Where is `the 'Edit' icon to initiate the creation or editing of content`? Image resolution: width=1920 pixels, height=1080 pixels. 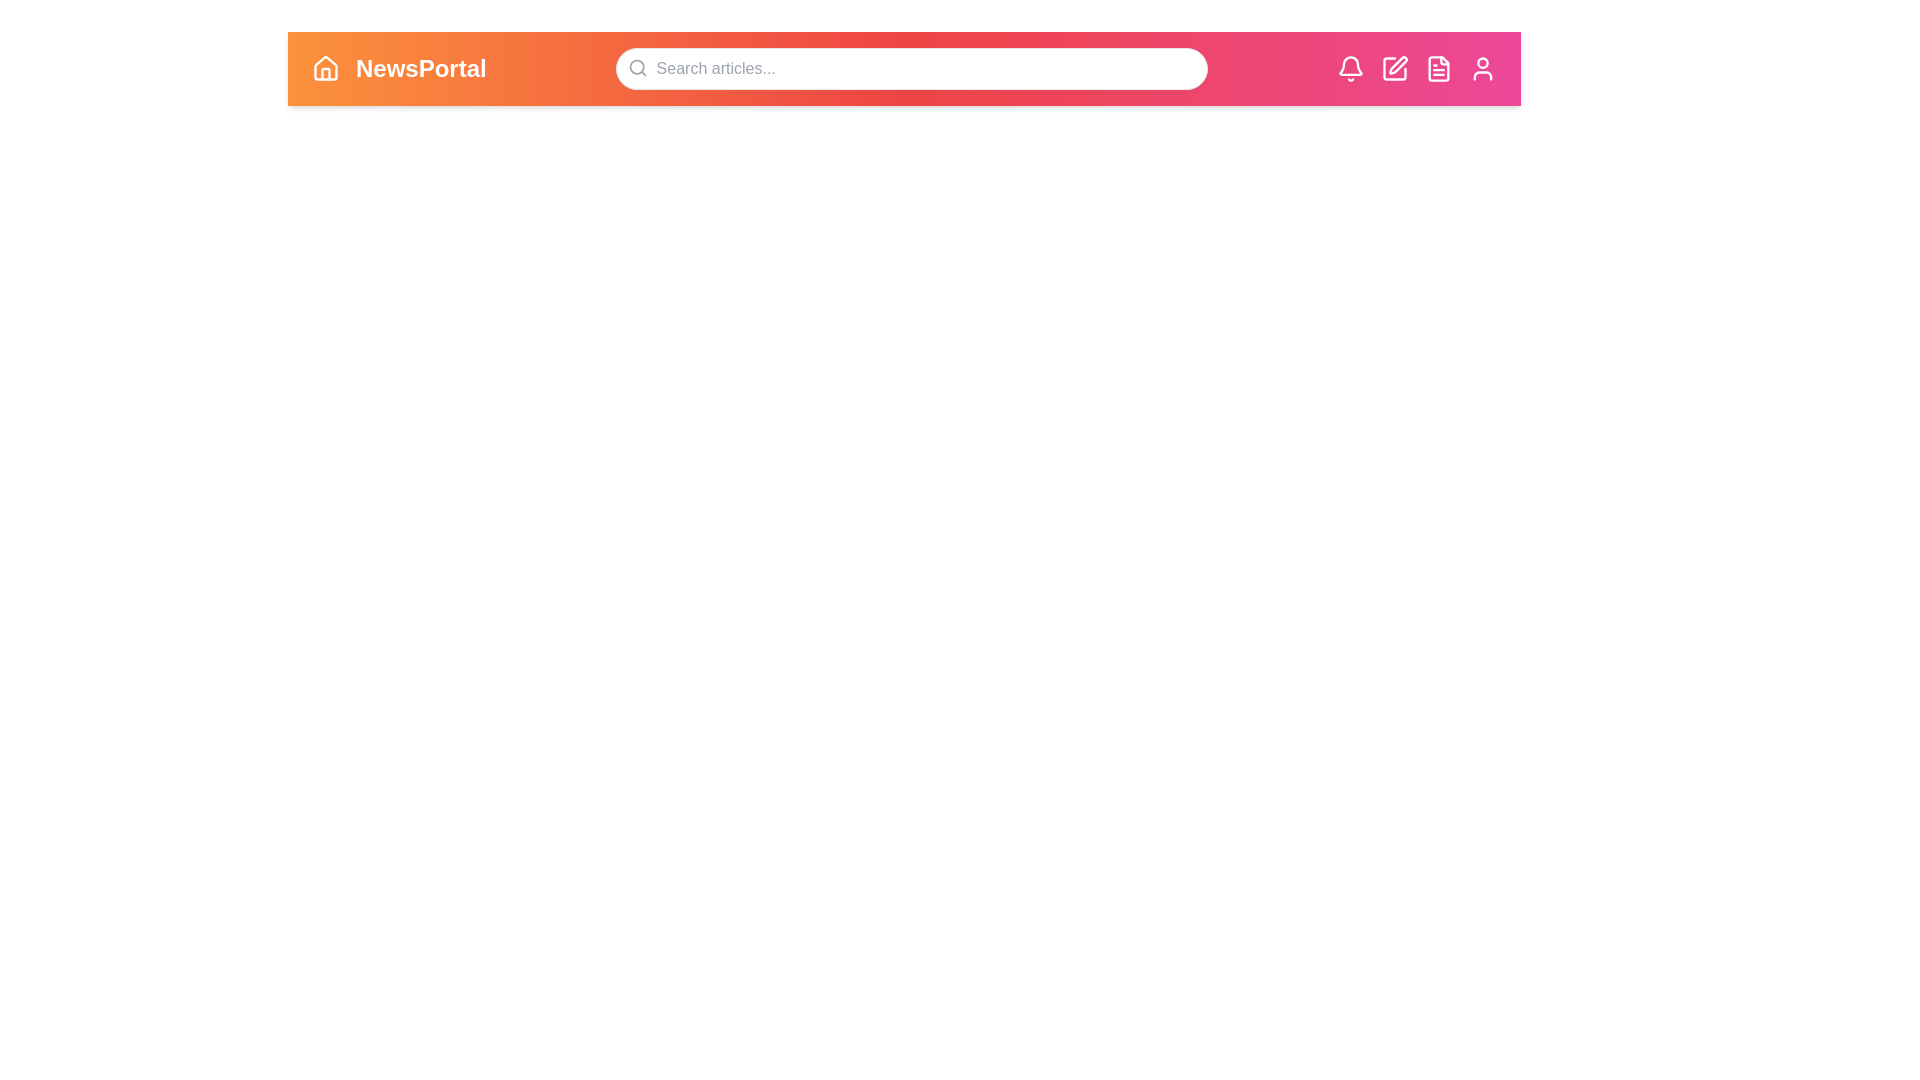
the 'Edit' icon to initiate the creation or editing of content is located at coordinates (1394, 68).